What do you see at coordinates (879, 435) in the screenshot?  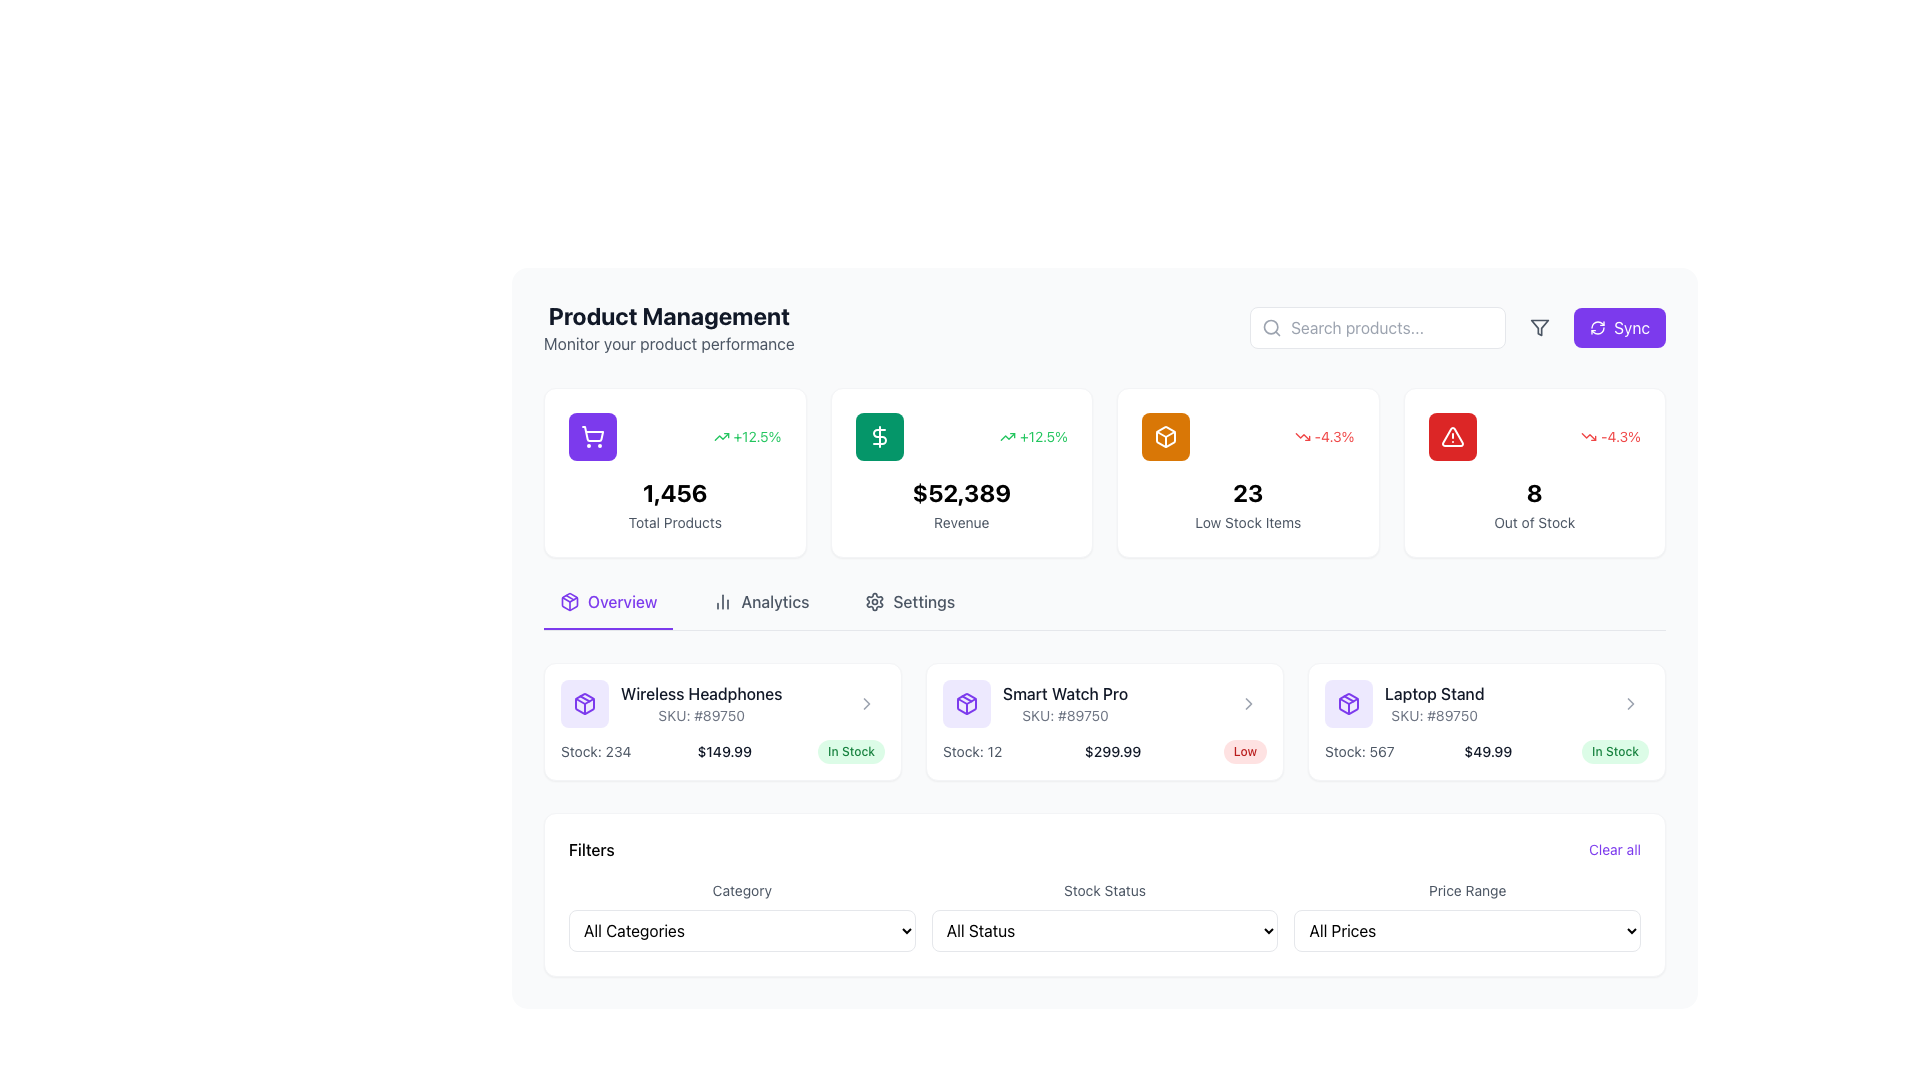 I see `the revenue icon in the second card of the dashboard, which is represented by an emerald green rounded rectangle` at bounding box center [879, 435].